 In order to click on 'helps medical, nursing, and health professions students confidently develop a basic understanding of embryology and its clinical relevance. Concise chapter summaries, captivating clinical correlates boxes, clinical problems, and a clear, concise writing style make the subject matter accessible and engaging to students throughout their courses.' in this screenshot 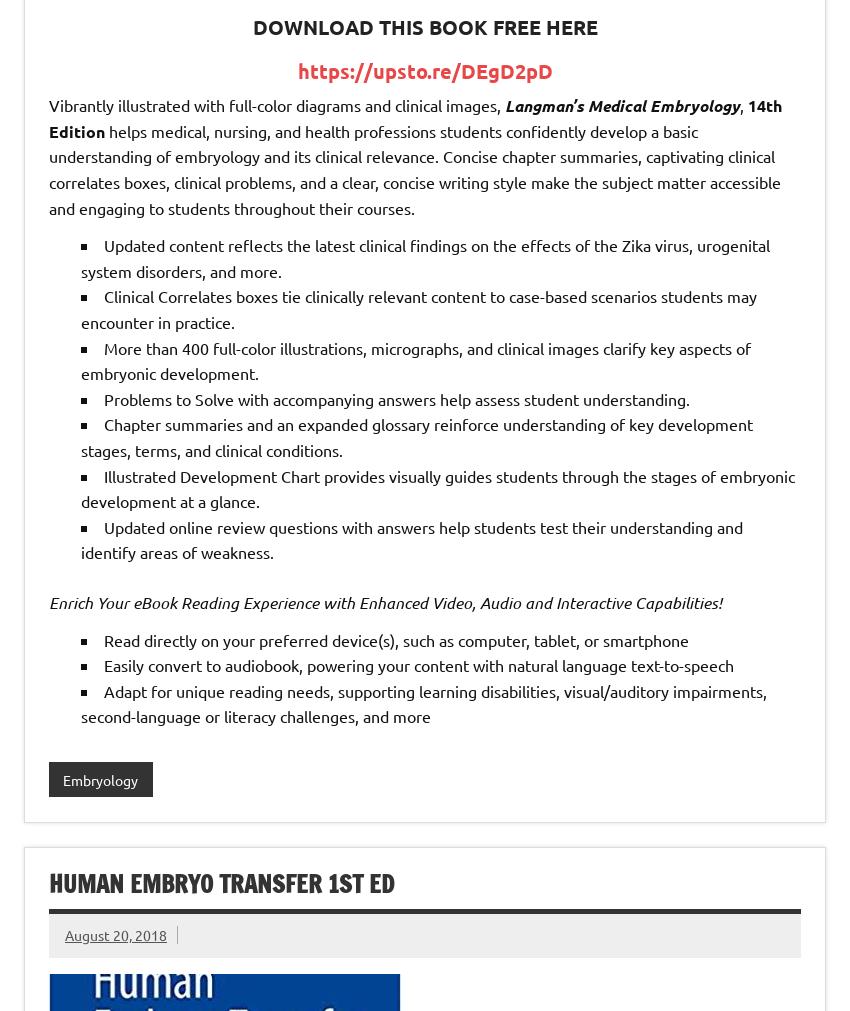, I will do `click(414, 167)`.